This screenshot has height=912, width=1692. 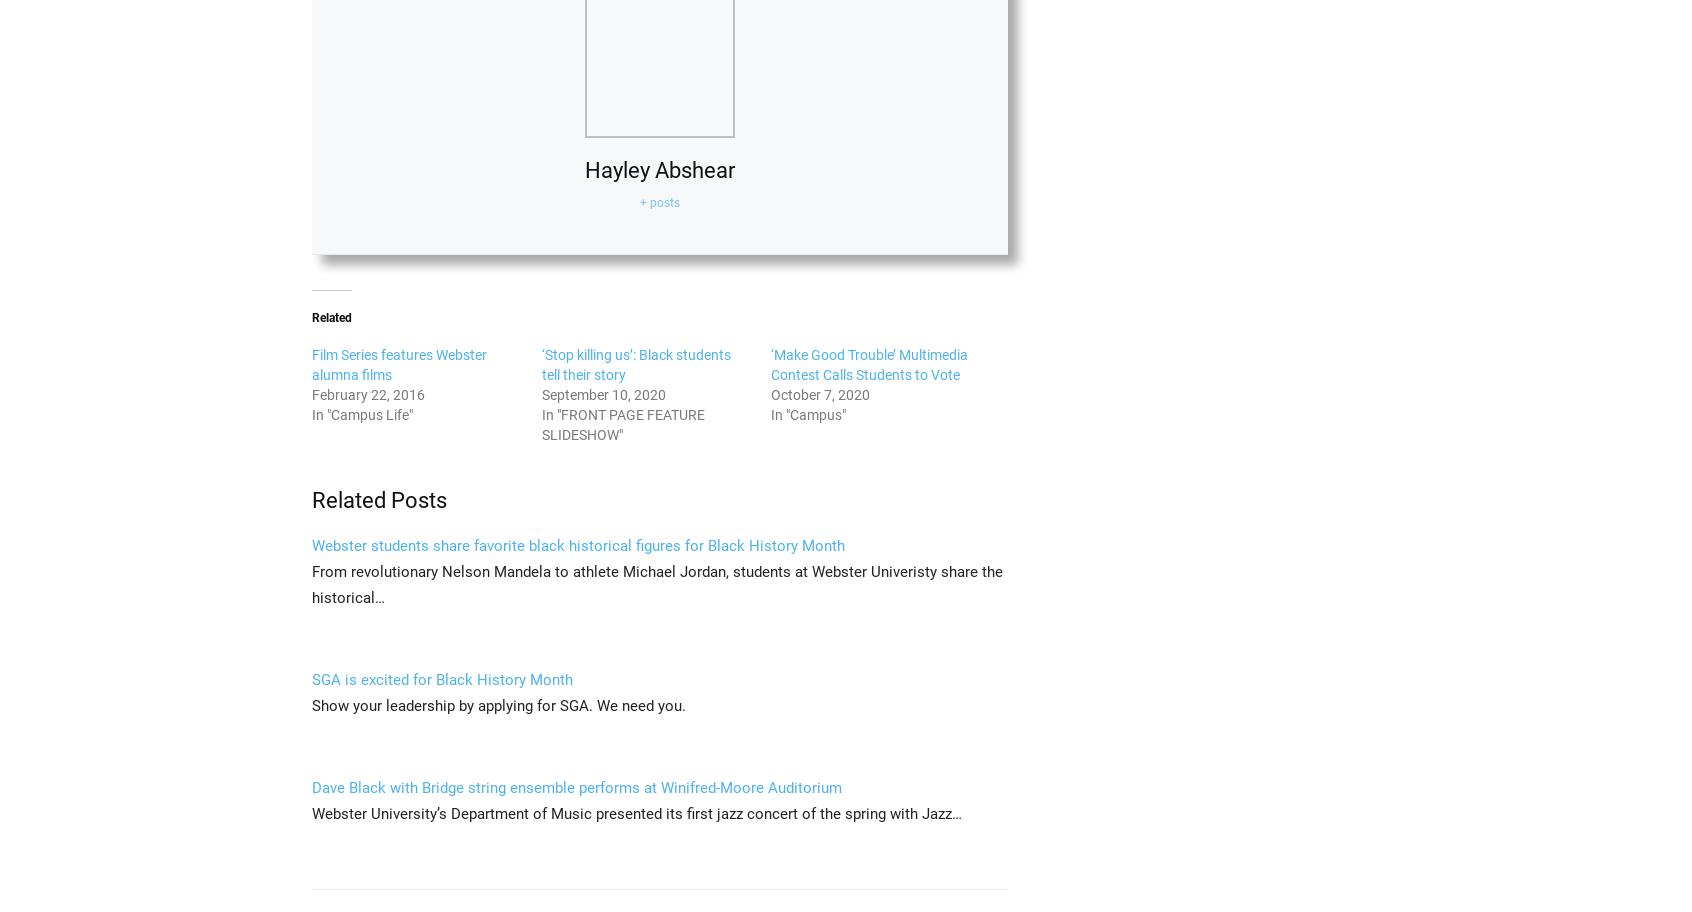 What do you see at coordinates (660, 169) in the screenshot?
I see `'Hayley Abshear'` at bounding box center [660, 169].